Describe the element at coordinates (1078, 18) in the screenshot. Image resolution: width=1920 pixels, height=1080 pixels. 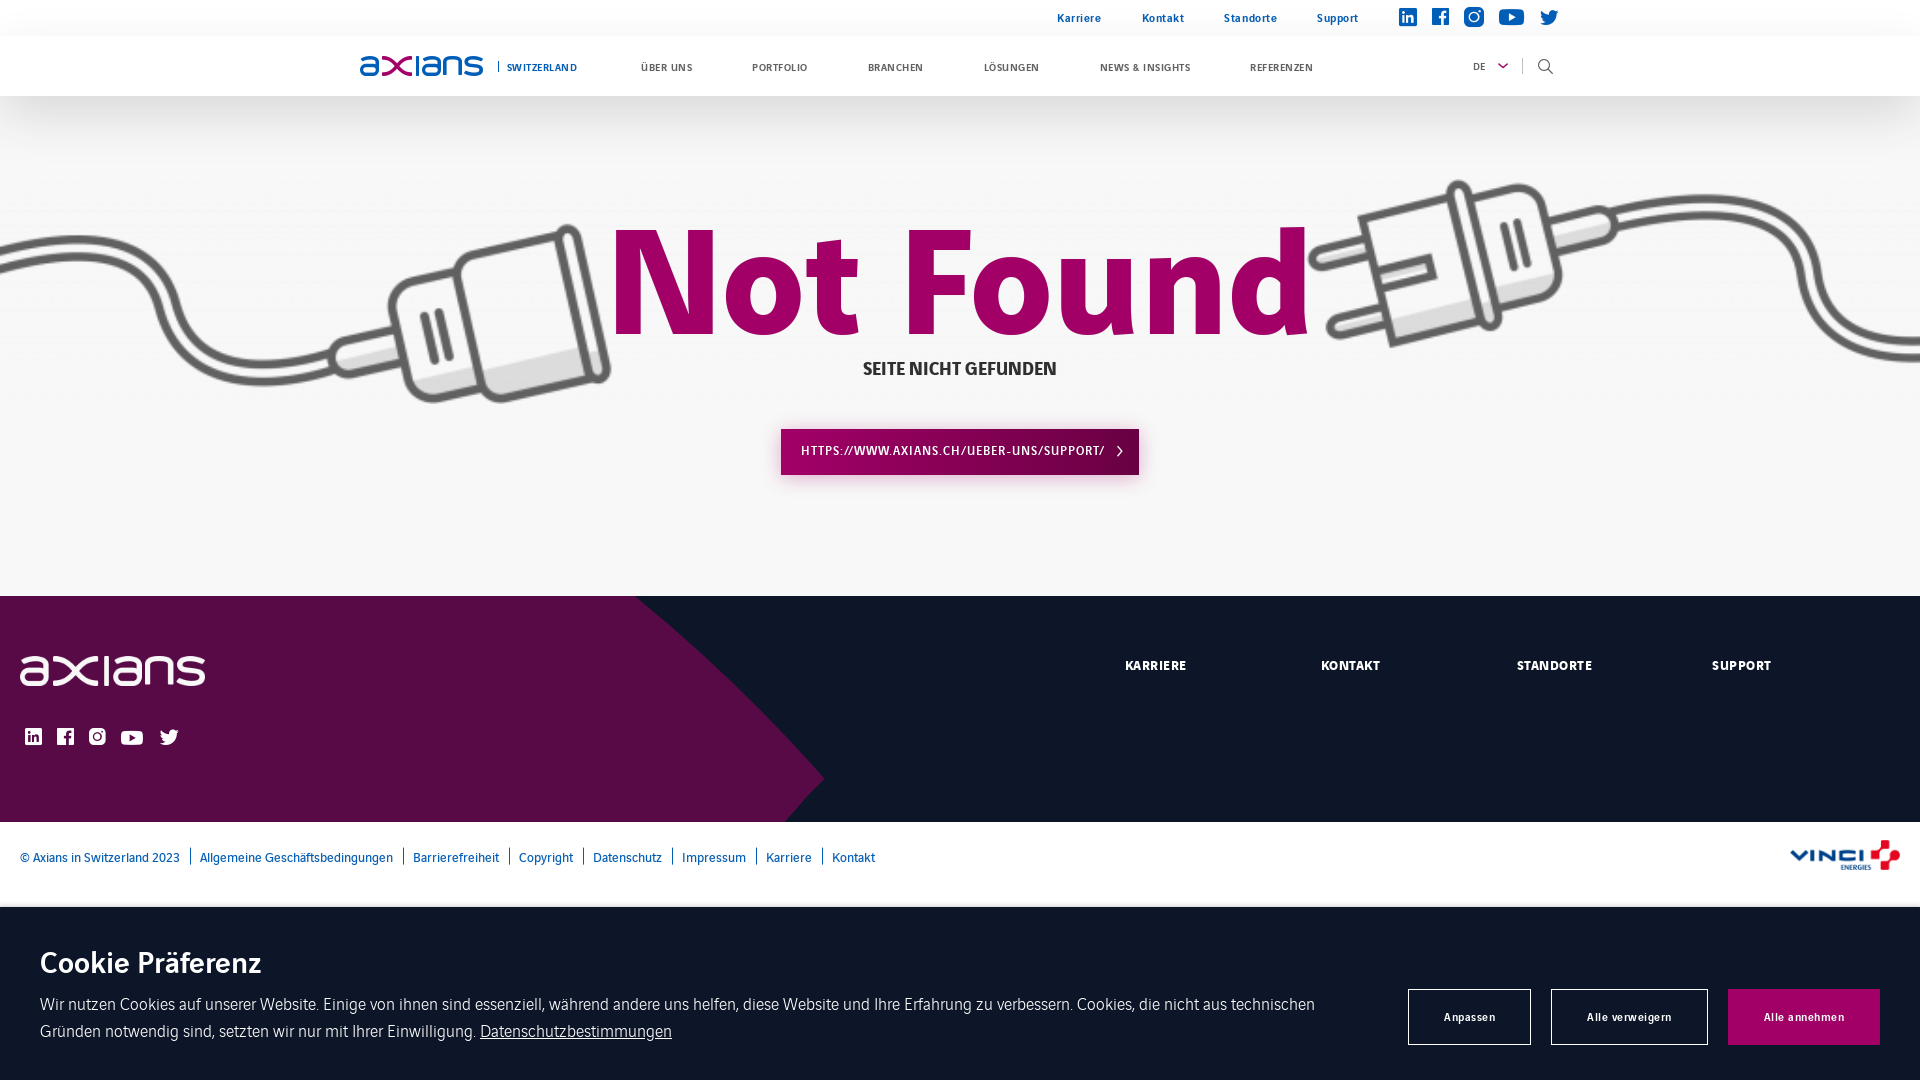
I see `'Karriere'` at that location.